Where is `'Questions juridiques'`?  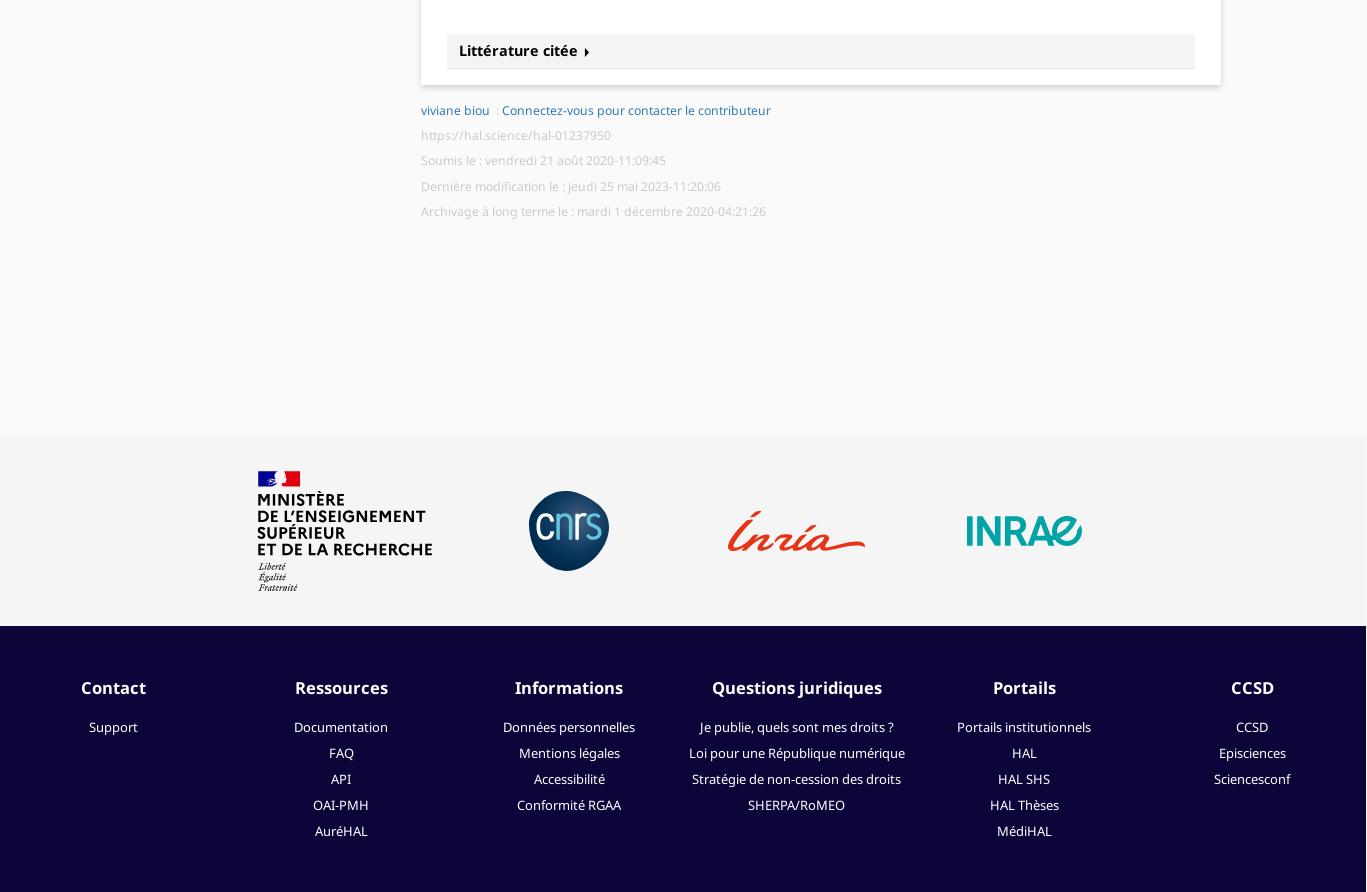 'Questions juridiques' is located at coordinates (795, 686).